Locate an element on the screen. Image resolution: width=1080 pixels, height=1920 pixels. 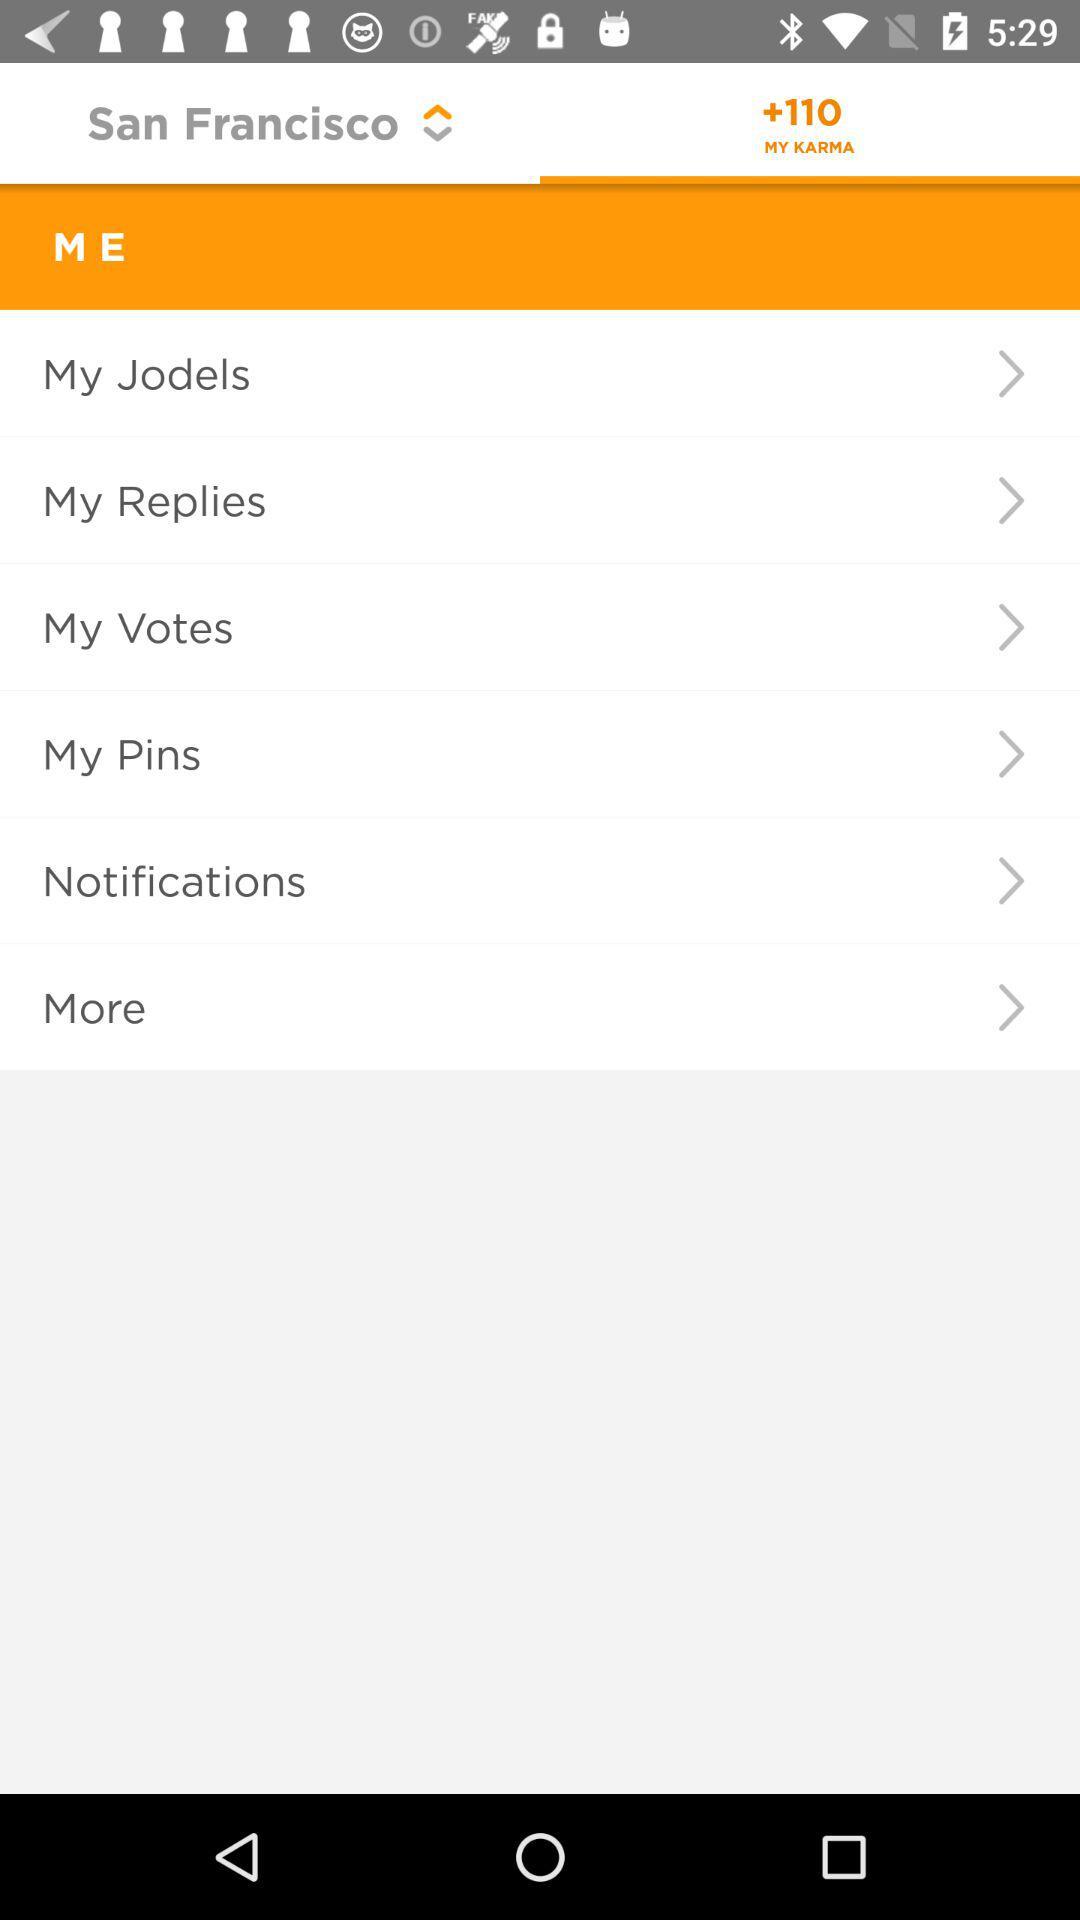
my votes icon is located at coordinates (463, 626).